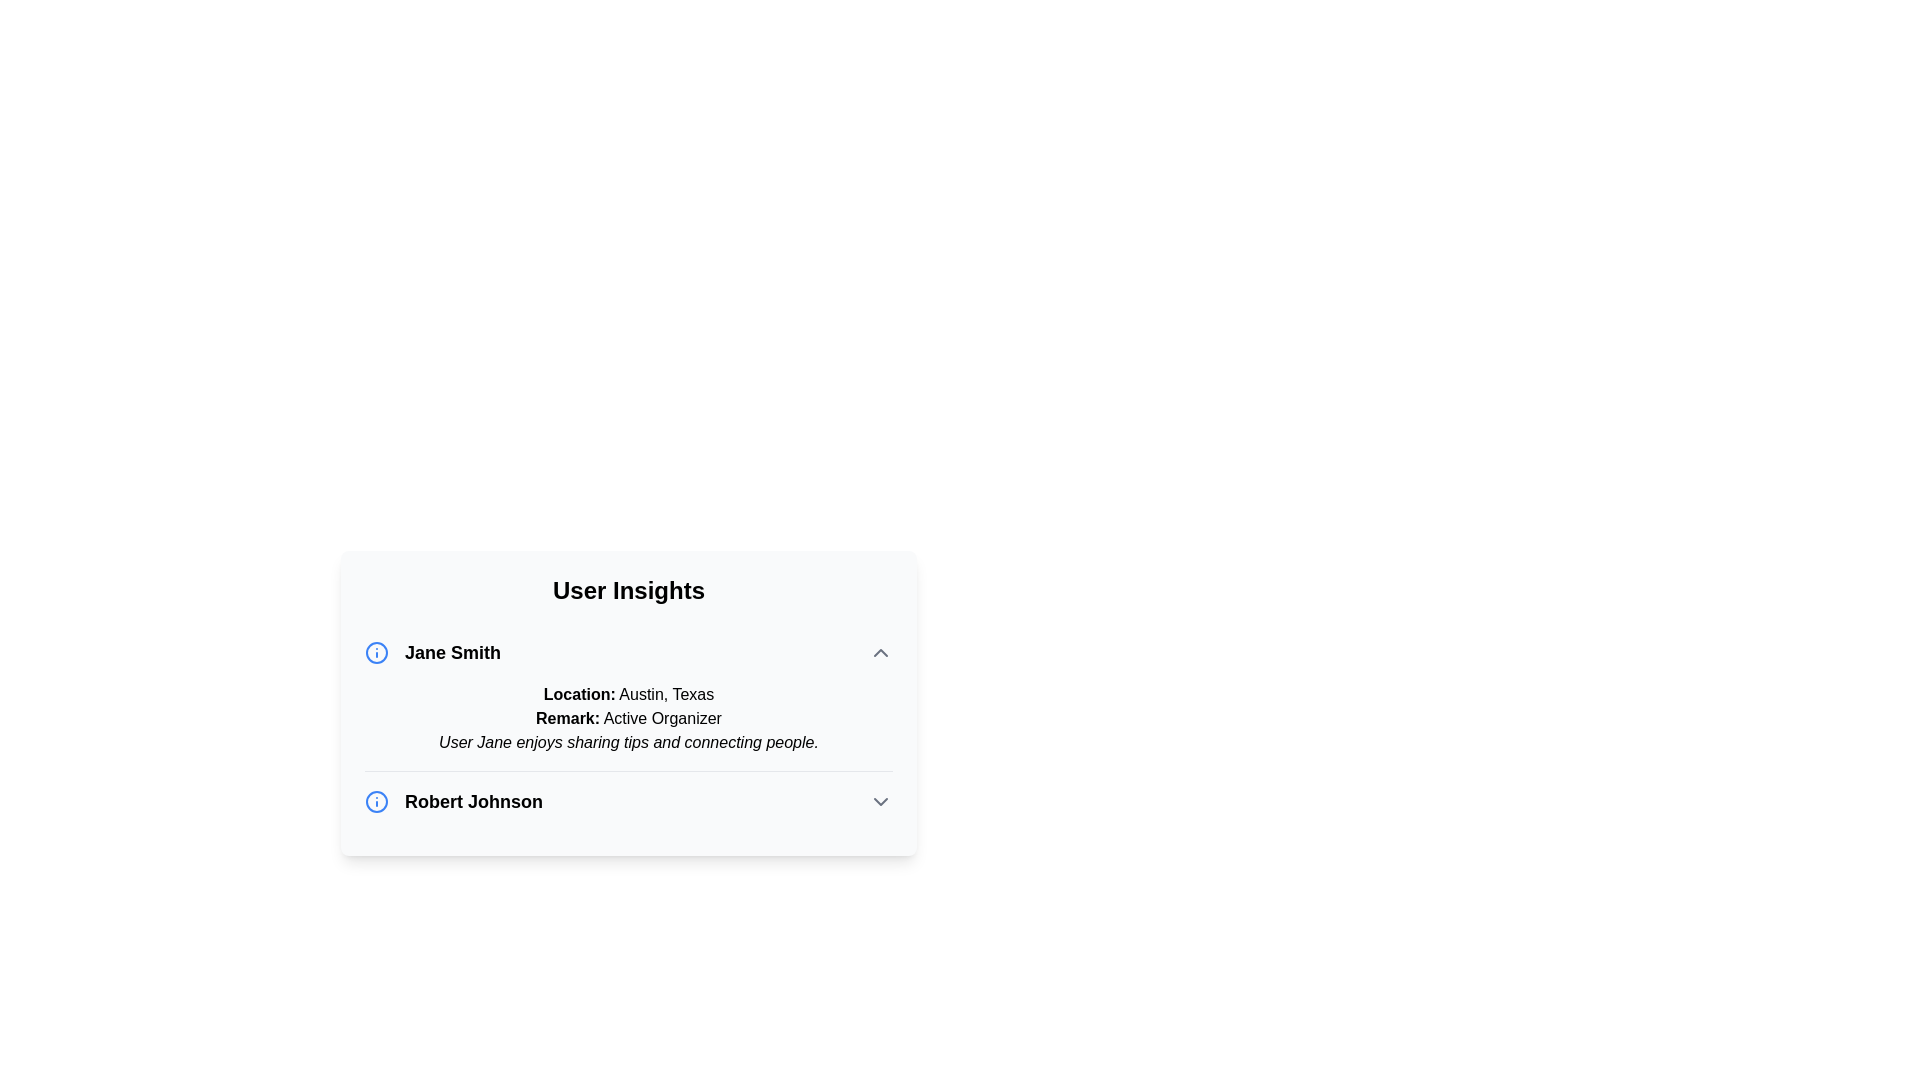 This screenshot has width=1920, height=1080. What do you see at coordinates (431, 652) in the screenshot?
I see `the 'Jane Smith' text label, which is styled with a bold font and is positioned to the right of a blue circular icon with an 'i'` at bounding box center [431, 652].